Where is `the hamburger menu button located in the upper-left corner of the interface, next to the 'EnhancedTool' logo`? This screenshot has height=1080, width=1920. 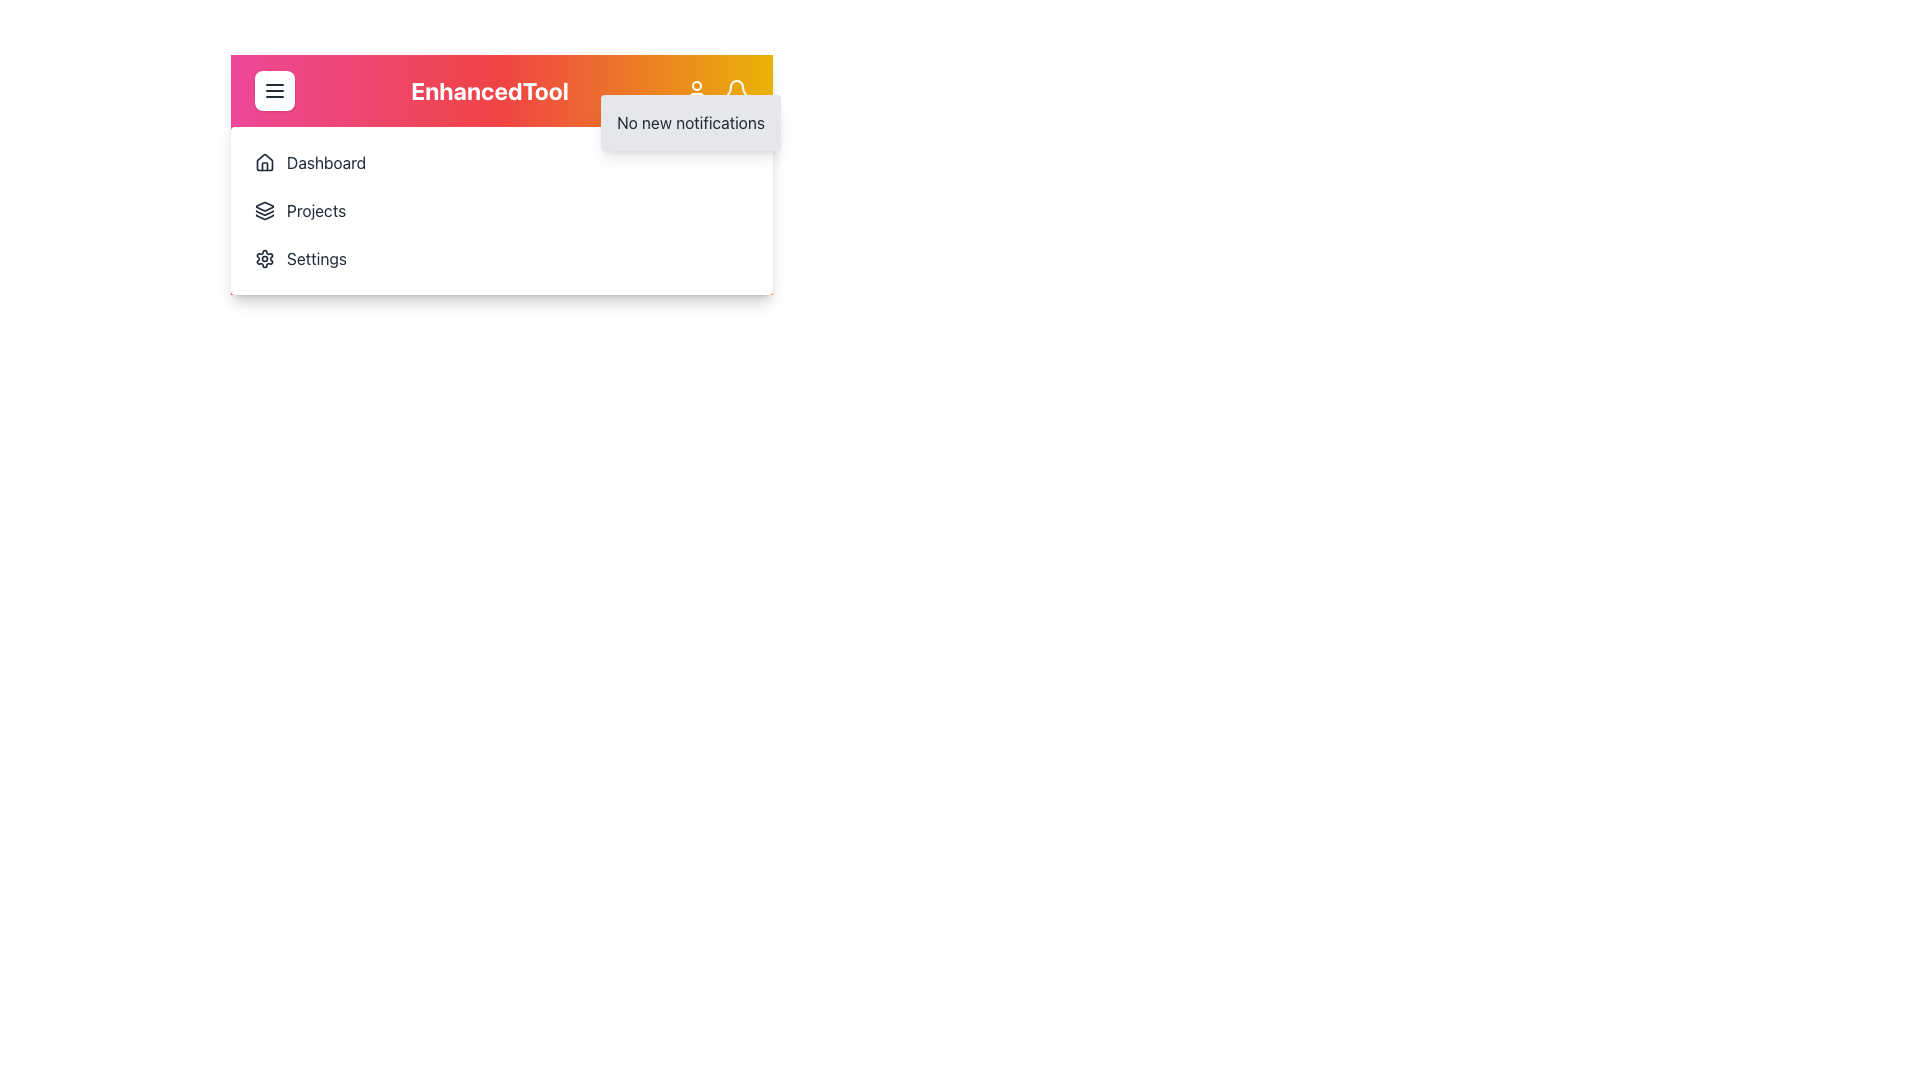
the hamburger menu button located in the upper-left corner of the interface, next to the 'EnhancedTool' logo is located at coordinates (273, 91).